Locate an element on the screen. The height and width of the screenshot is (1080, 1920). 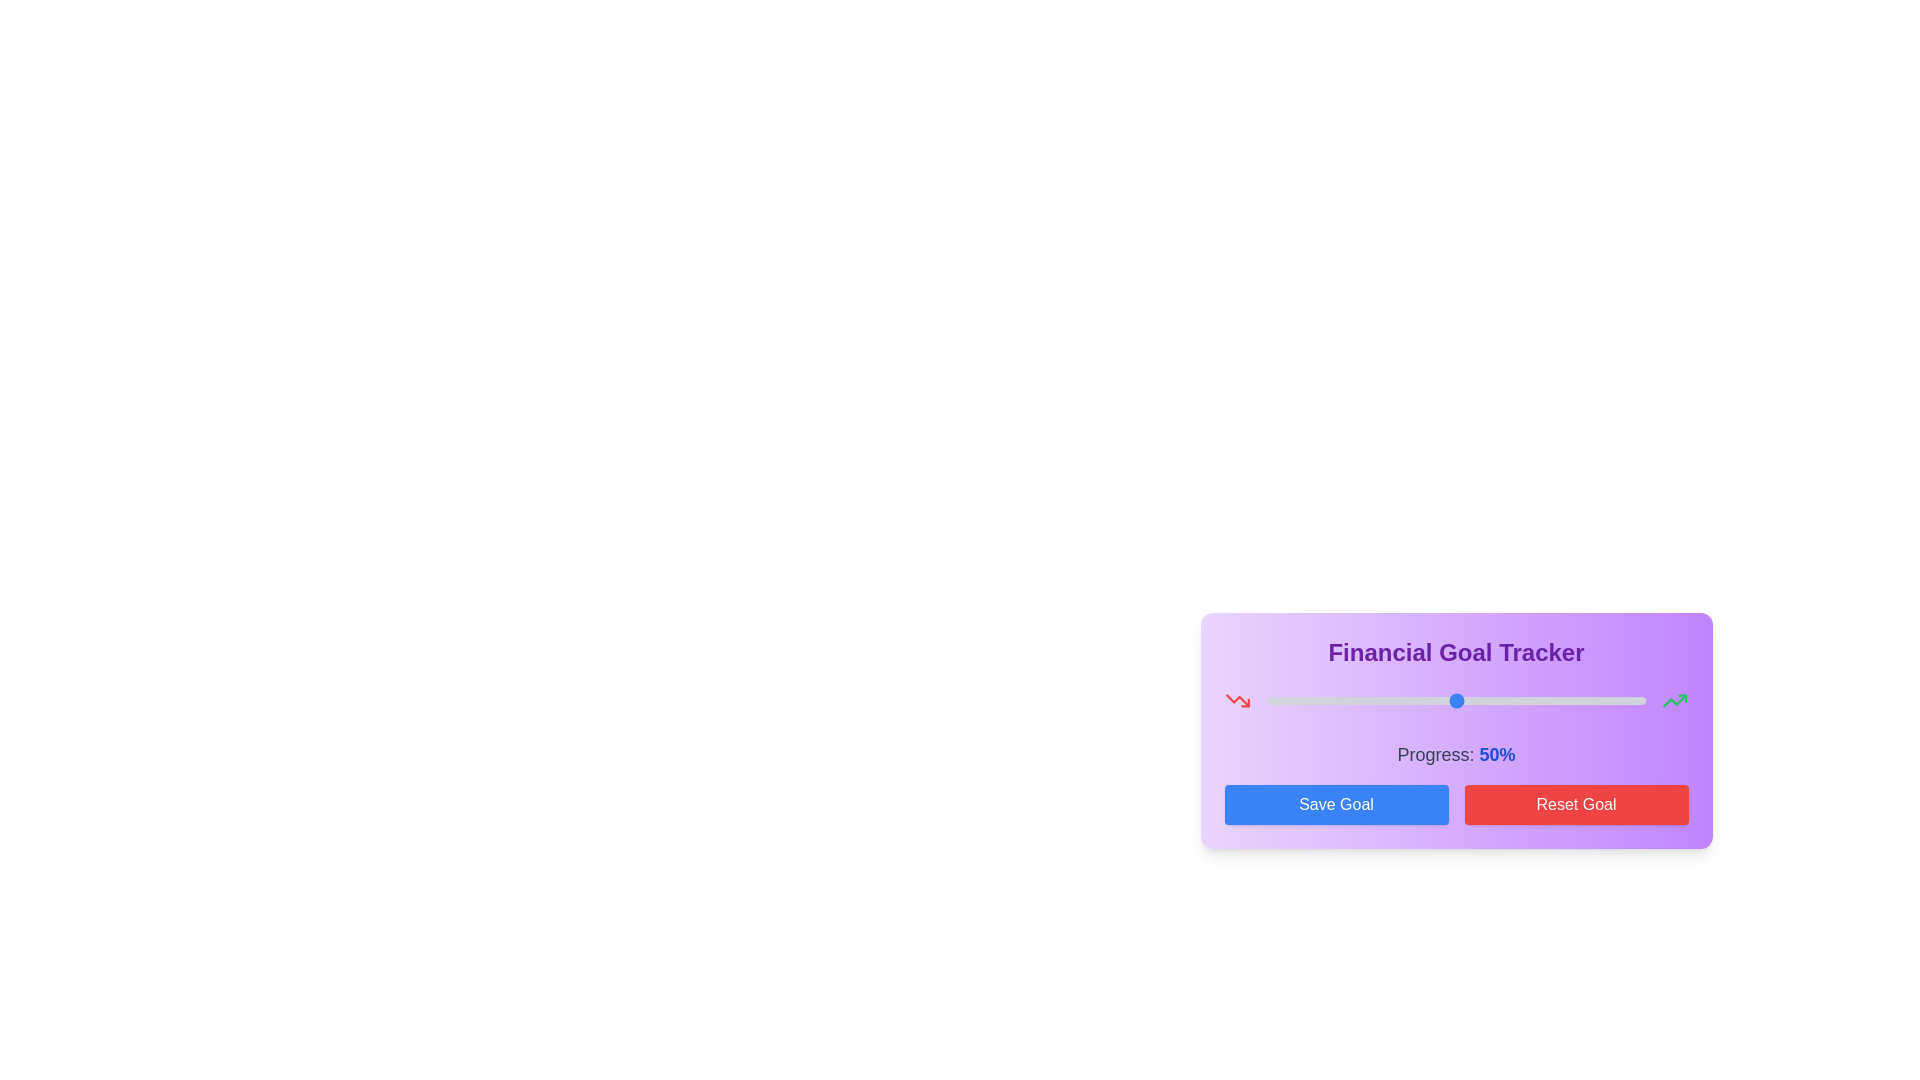
the 'Save Goal' button is located at coordinates (1336, 804).